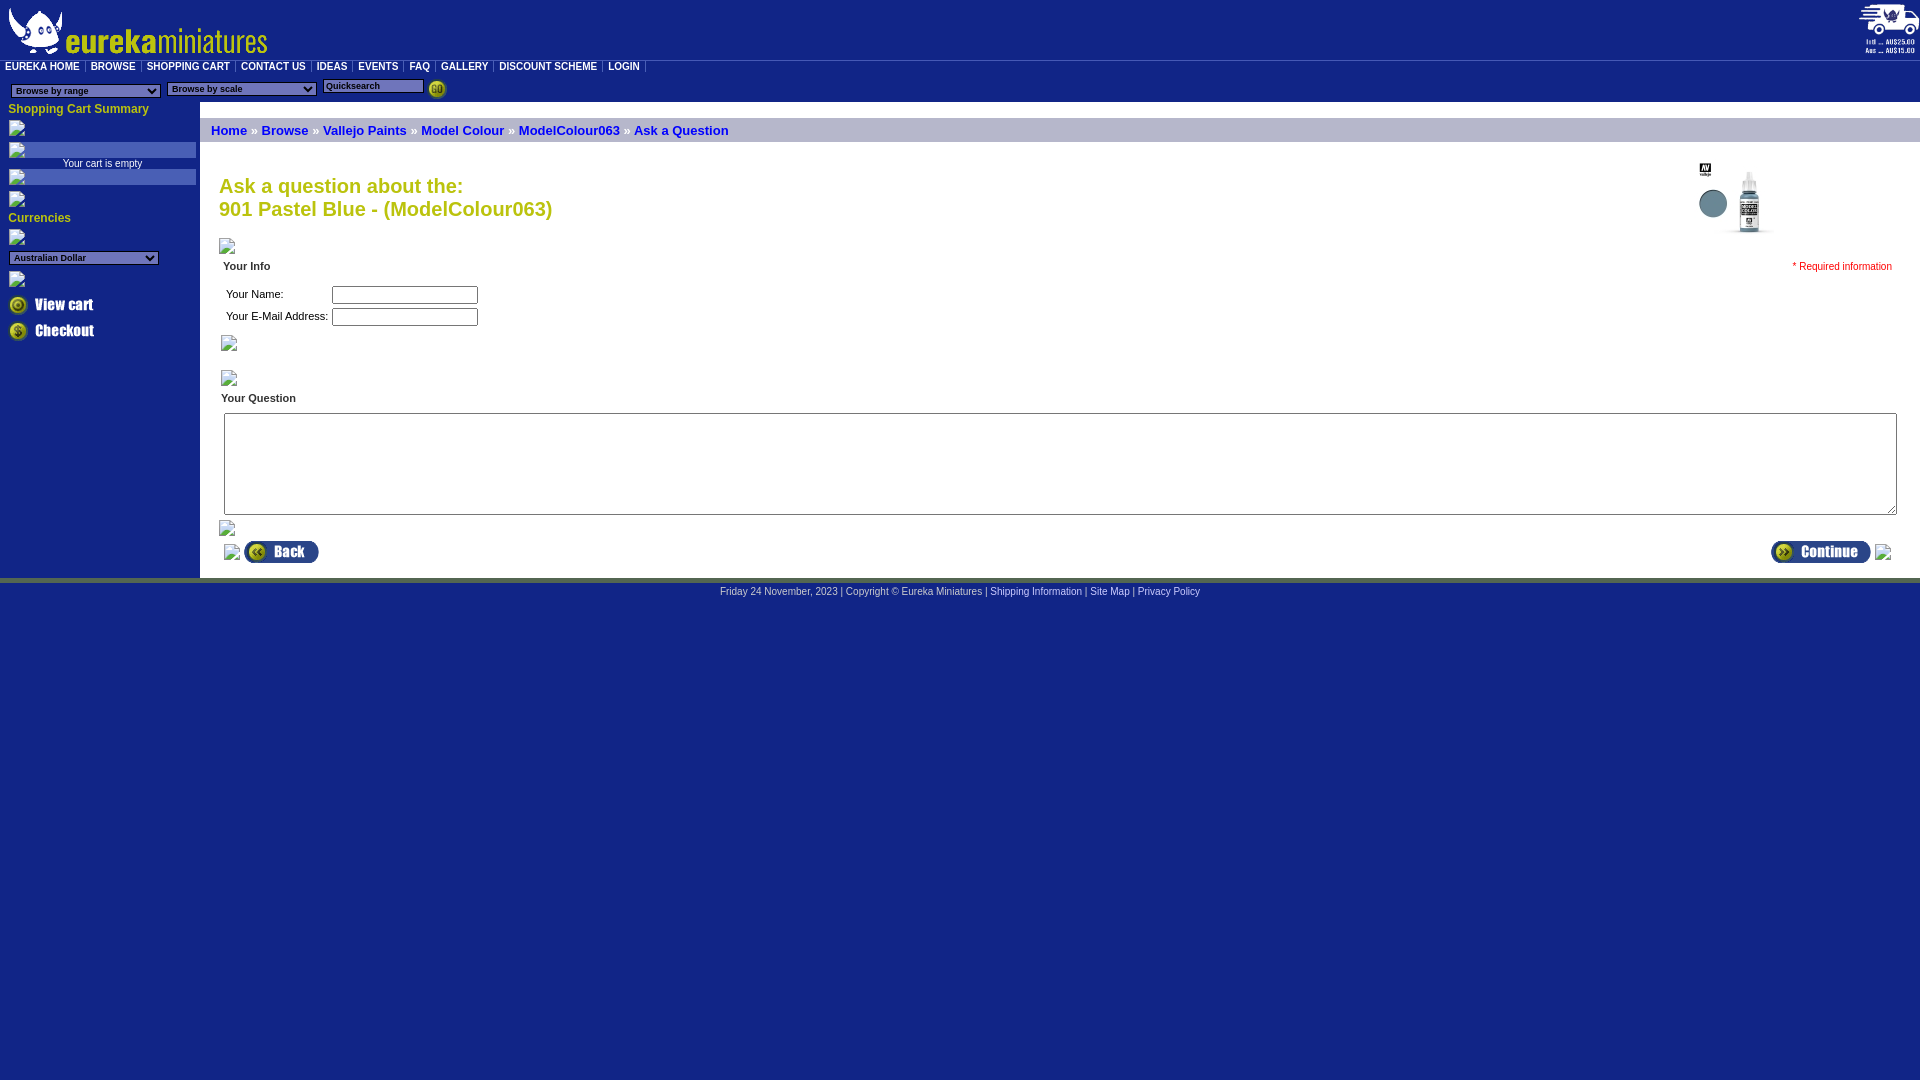  What do you see at coordinates (284, 129) in the screenshot?
I see `'Browse'` at bounding box center [284, 129].